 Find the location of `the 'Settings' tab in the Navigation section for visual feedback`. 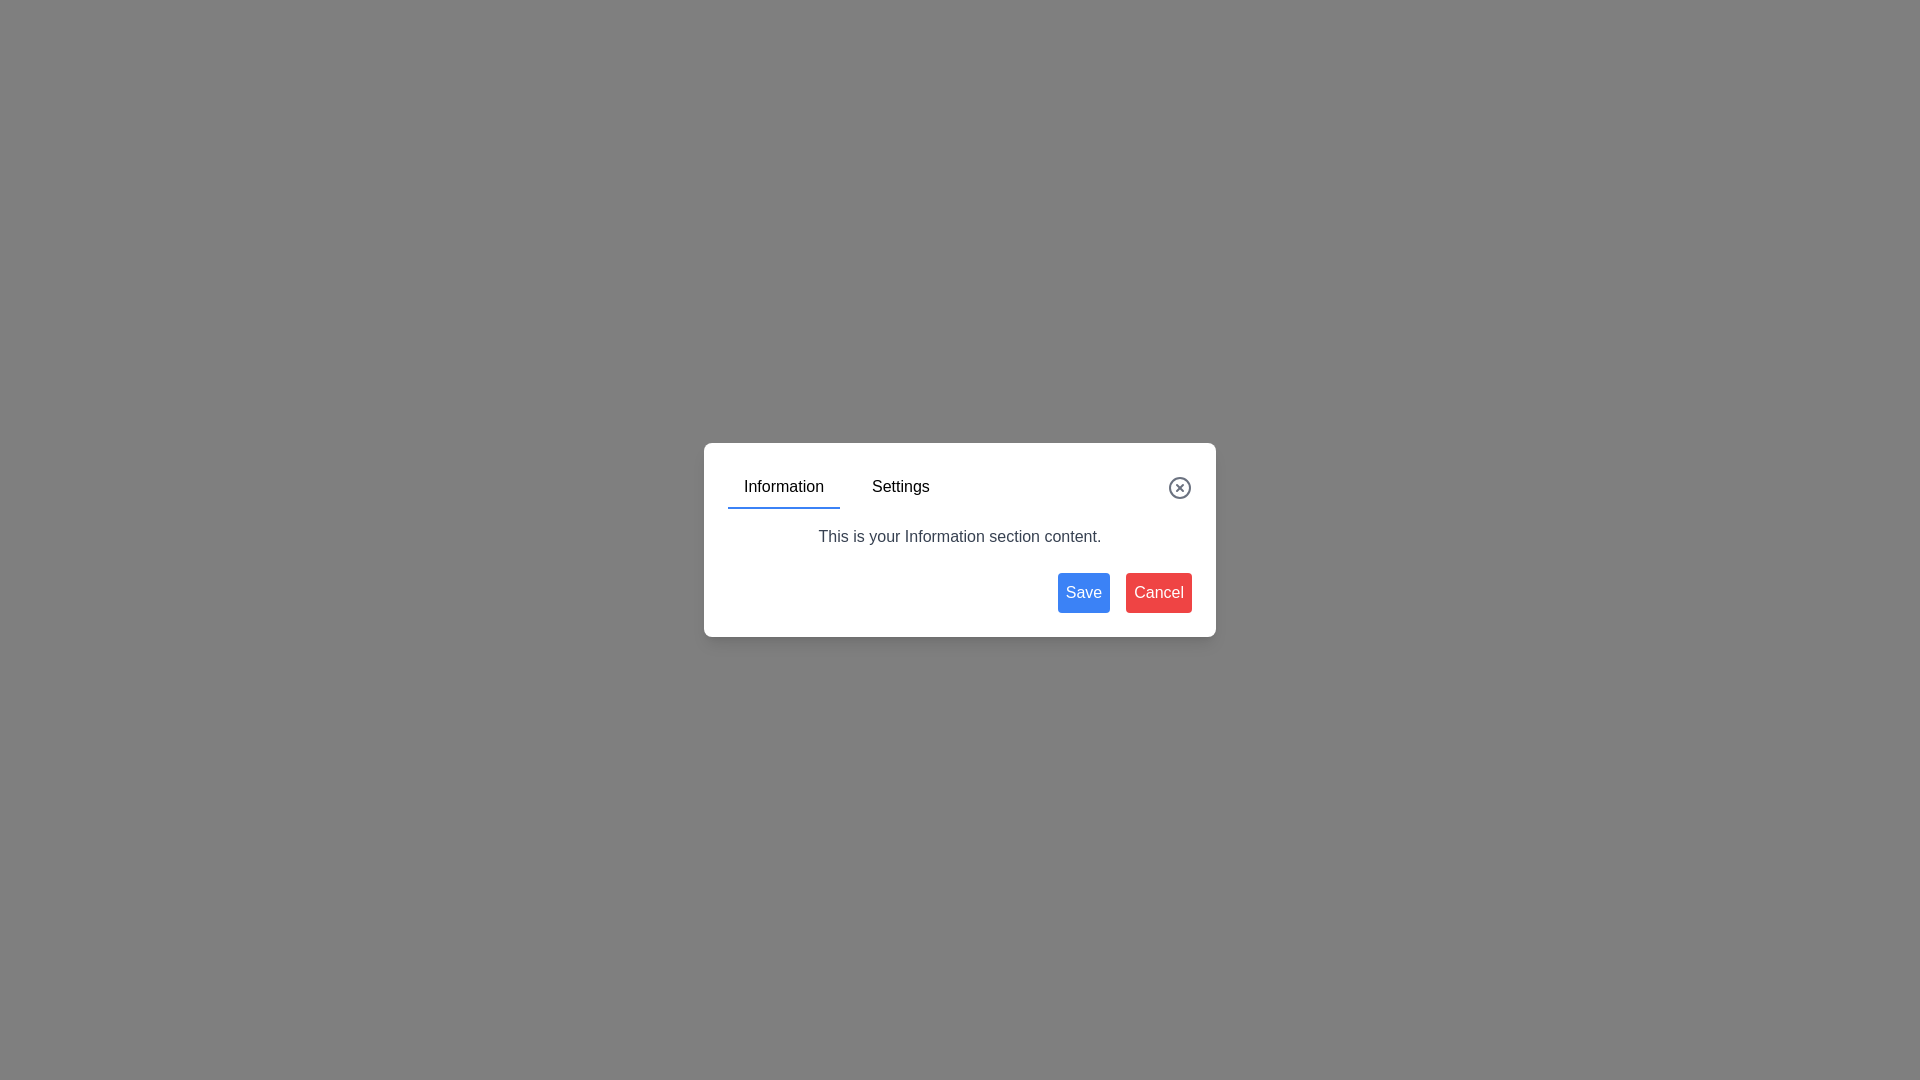

the 'Settings' tab in the Navigation section for visual feedback is located at coordinates (899, 486).